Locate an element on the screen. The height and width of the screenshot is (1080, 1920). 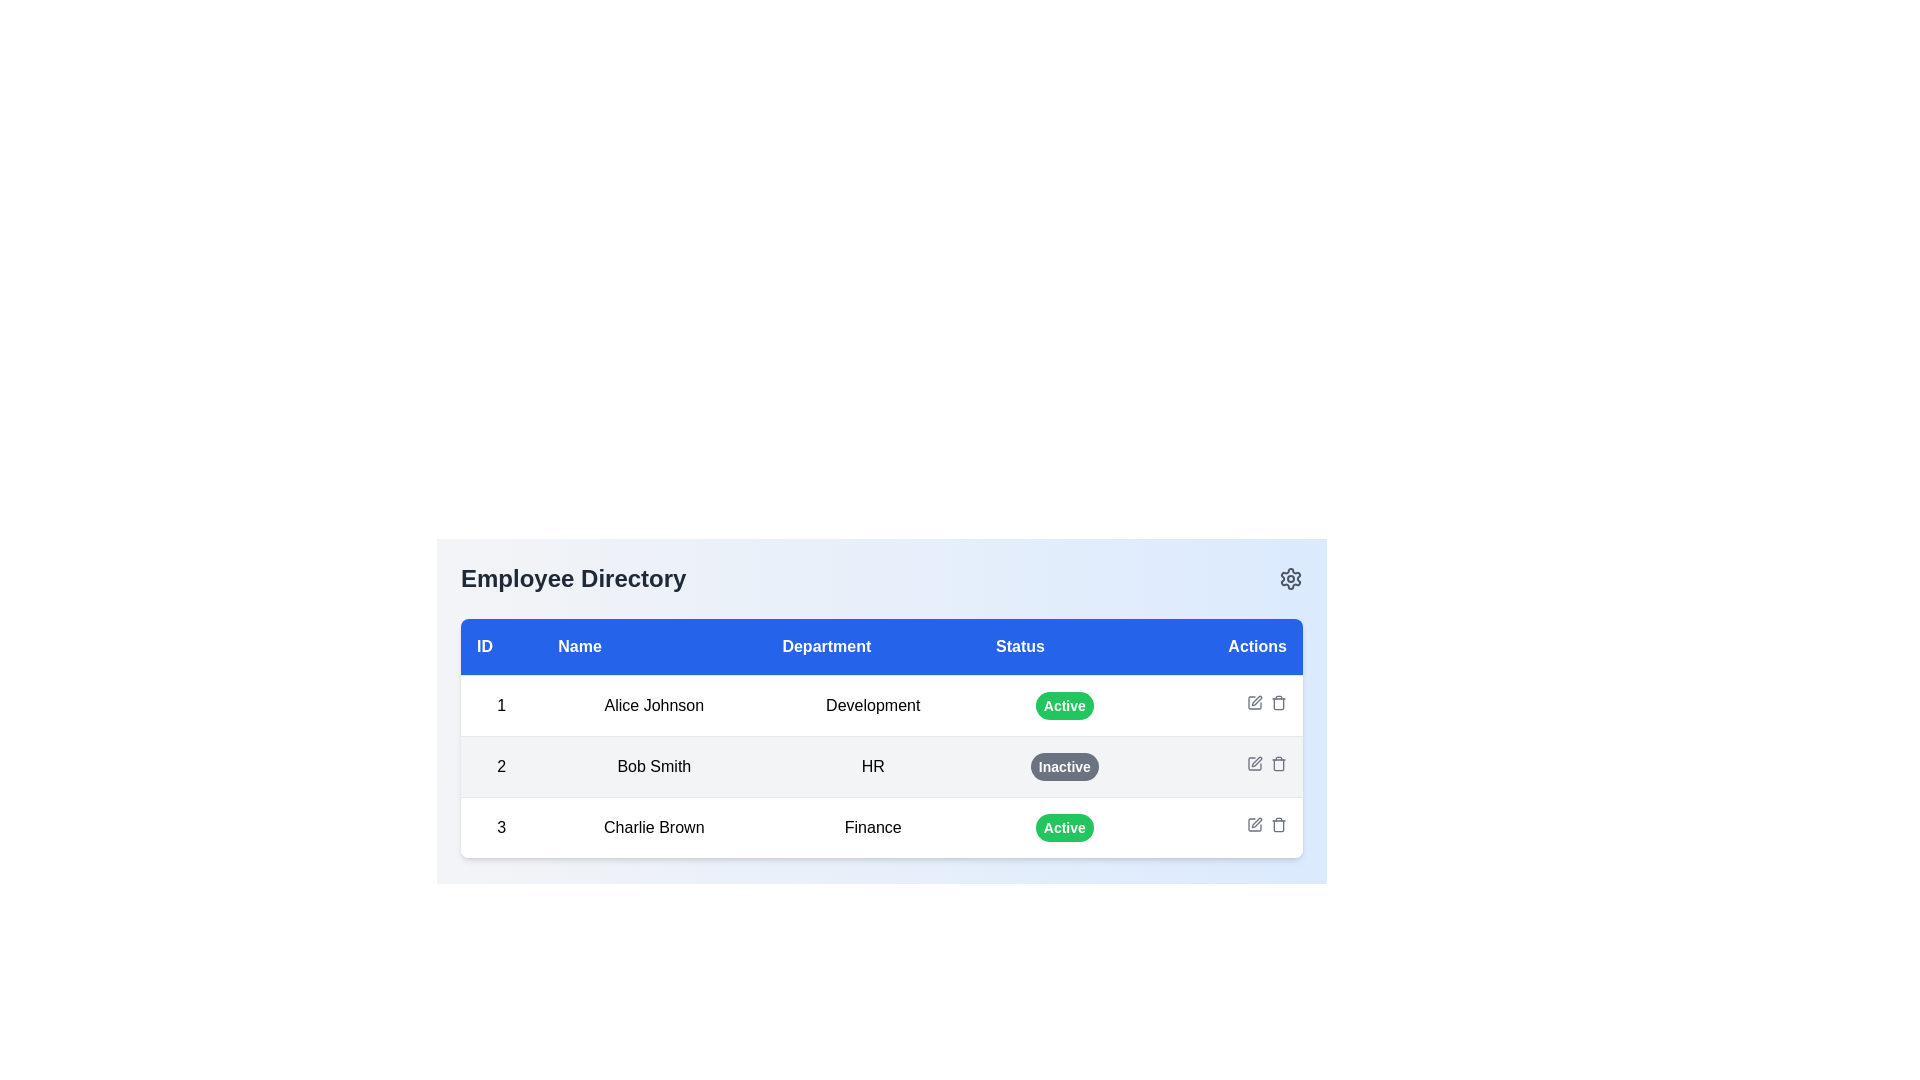
the Status indicator for employee 'Alice Johnson', which signifies their active status. This indicator is located in the first row of the employee table within the 'Status' column, adjacent to the 'Actions' column on the right and the 'Department' column on the left is located at coordinates (1063, 704).